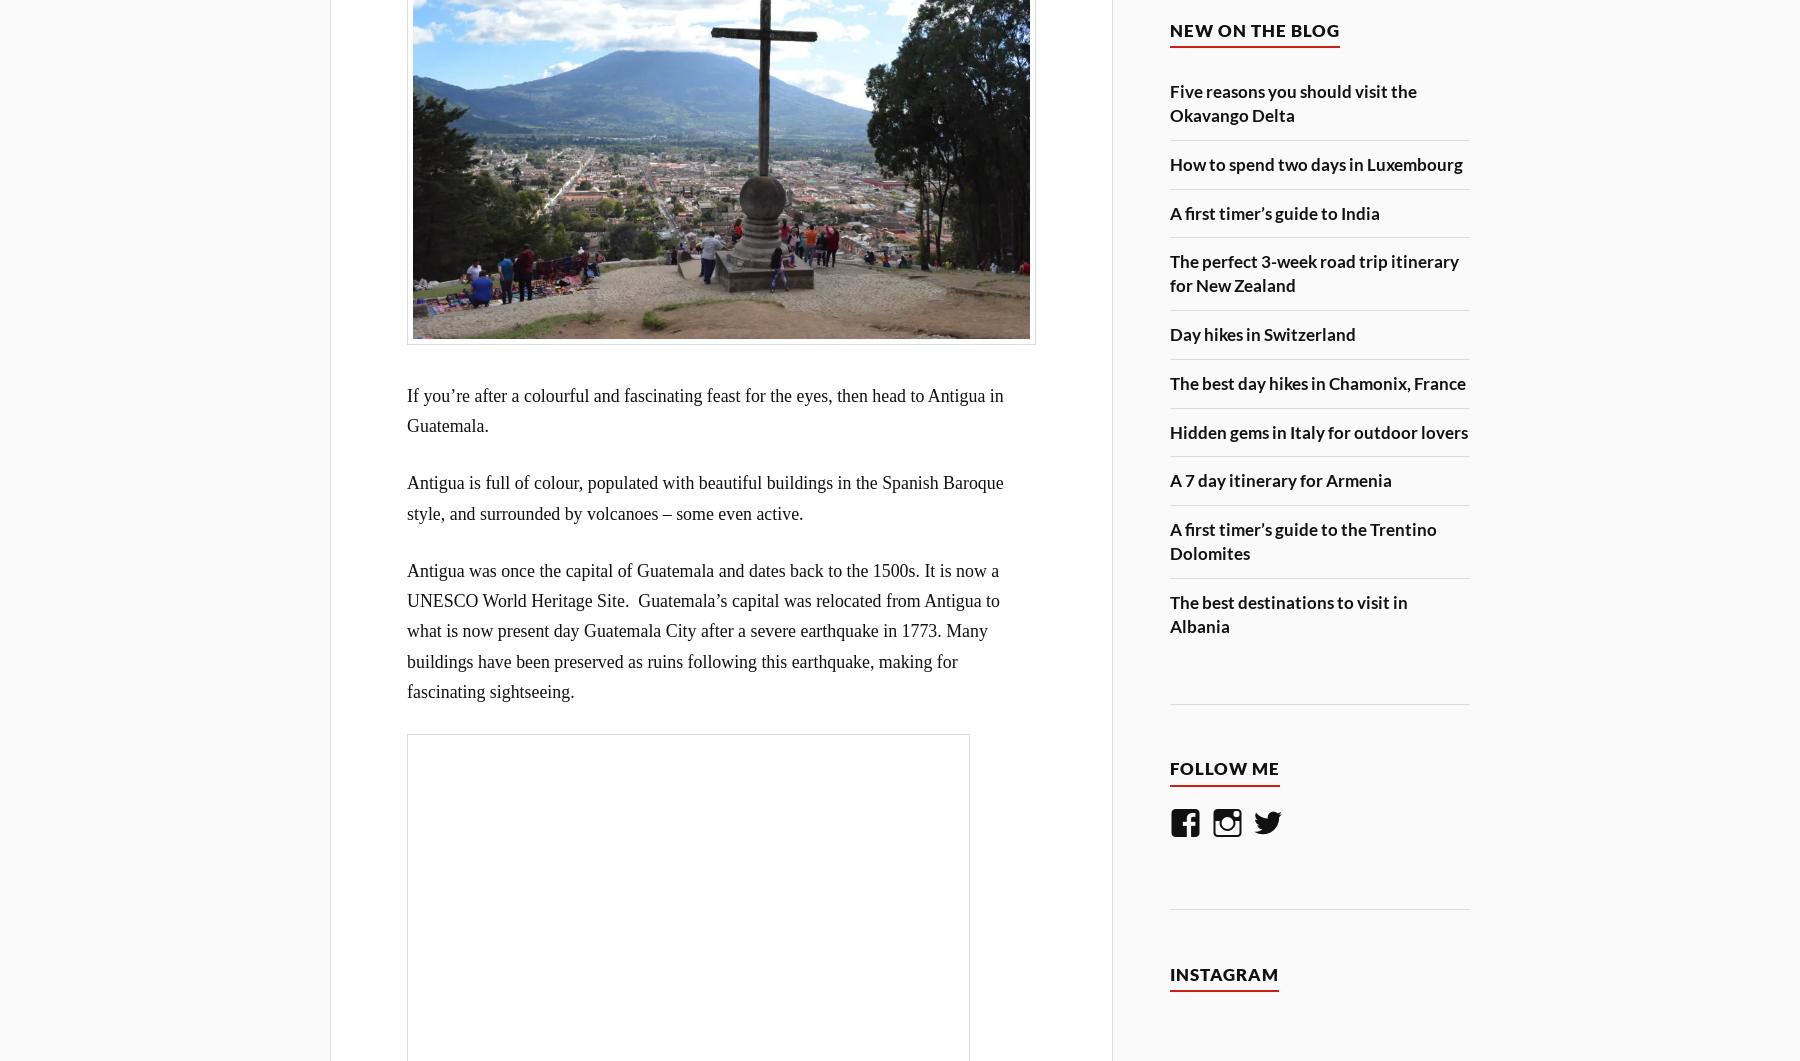  Describe the element at coordinates (1316, 163) in the screenshot. I see `'How to spend two days in Luxembourg'` at that location.